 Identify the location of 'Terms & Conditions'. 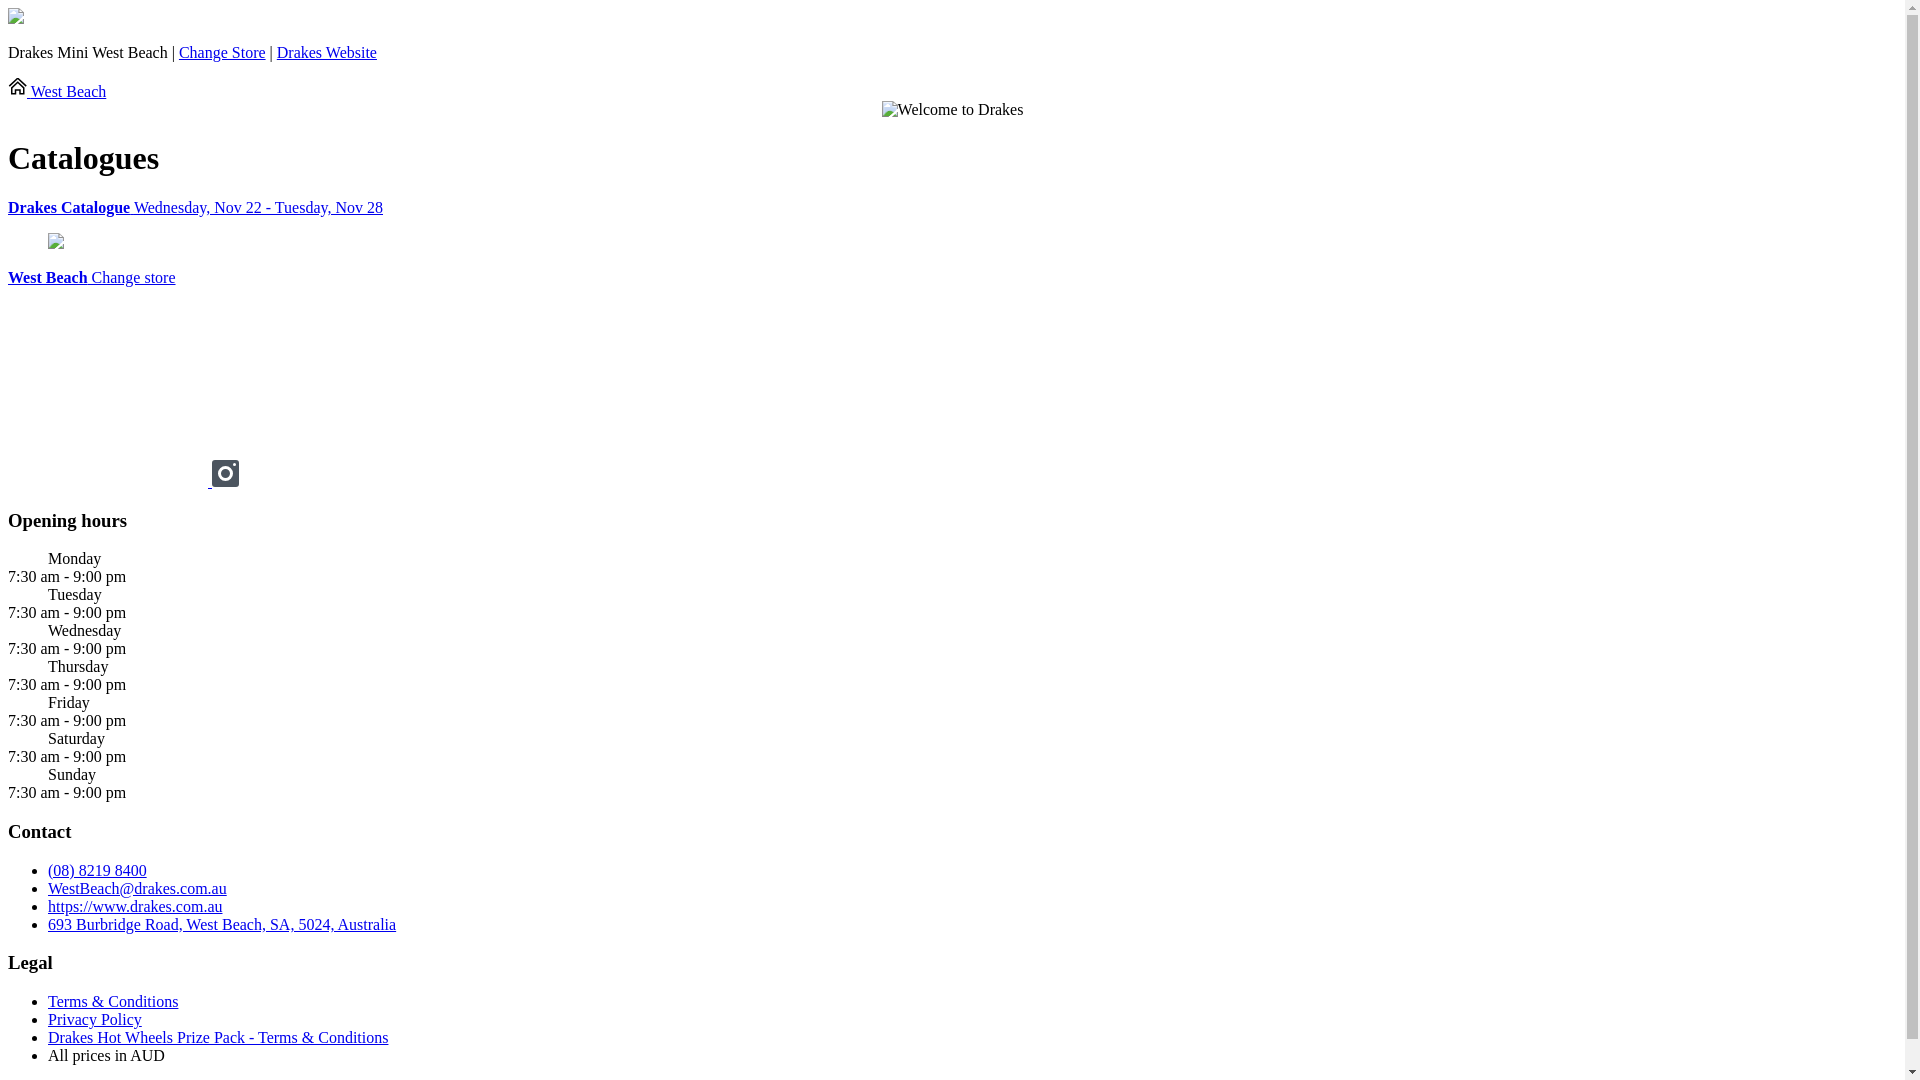
(112, 1001).